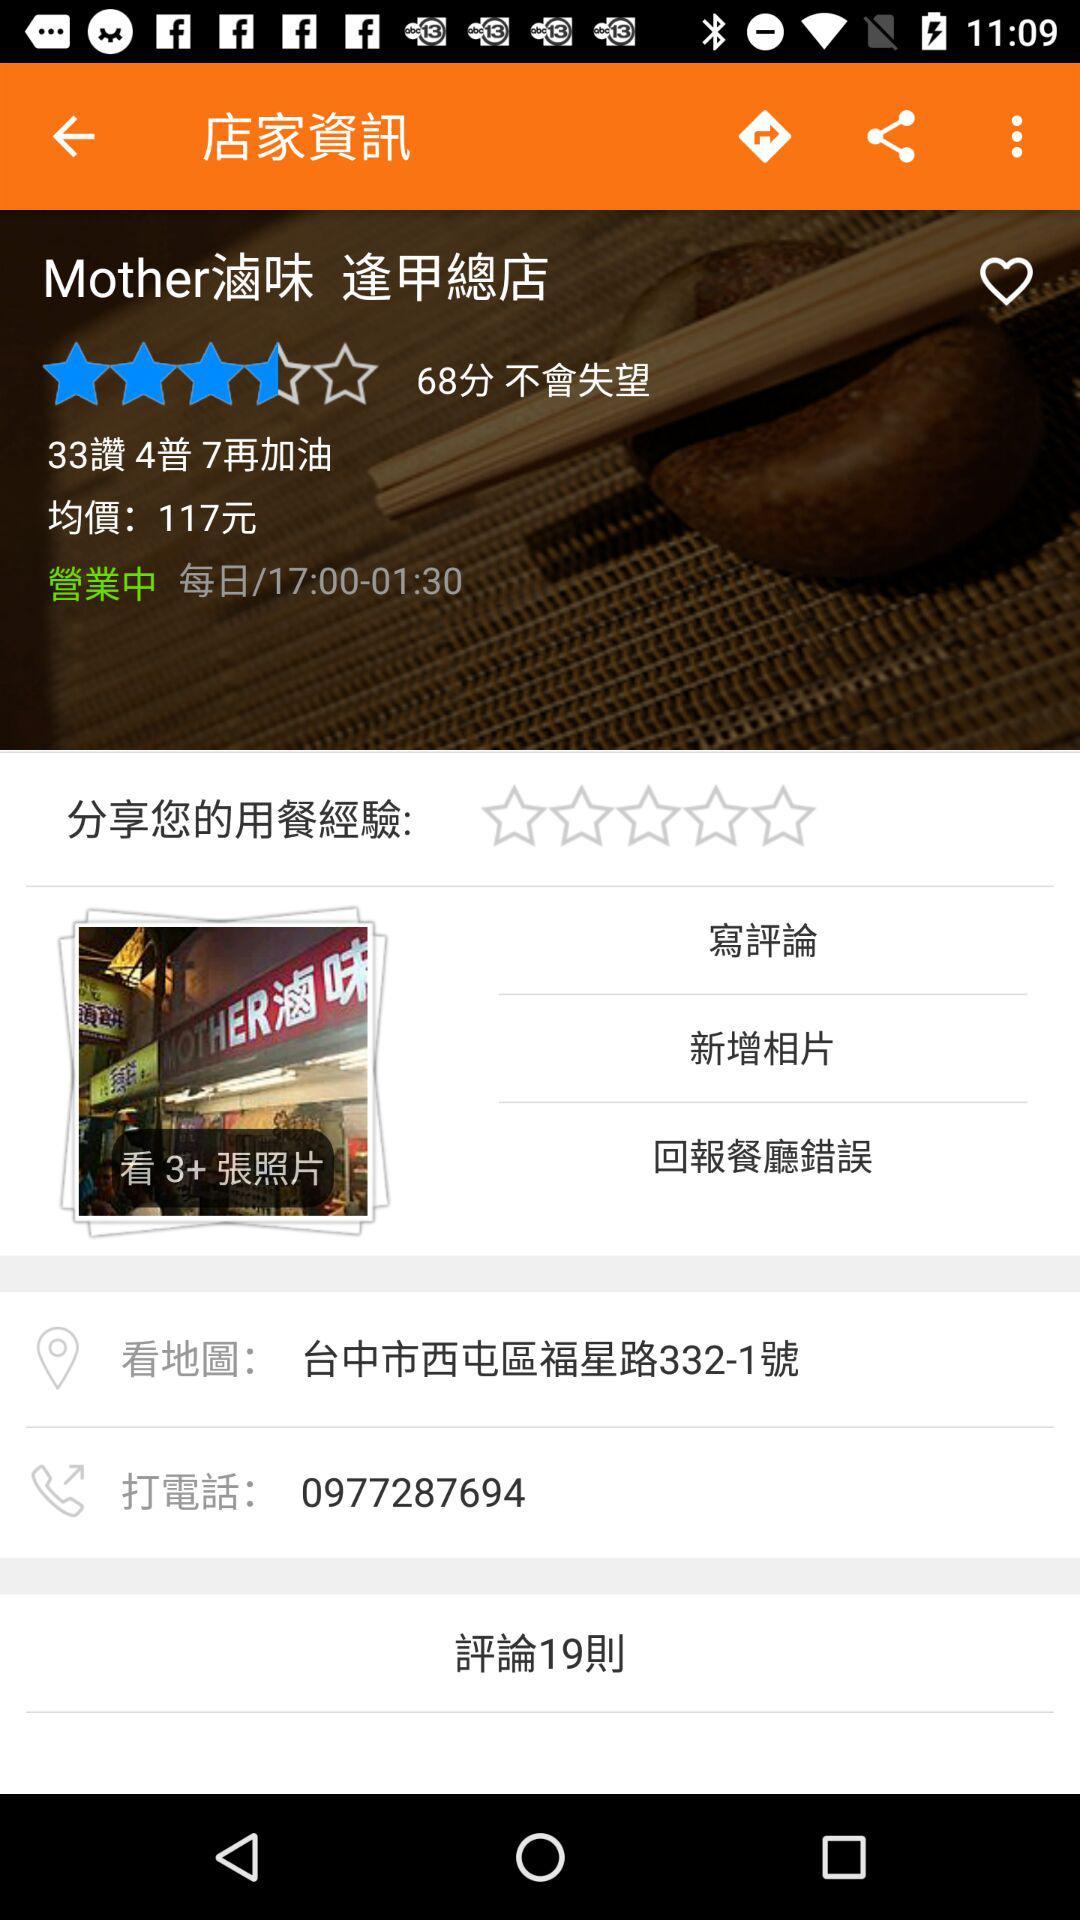  I want to click on the 3 vertical dots at the top right corner of the page, so click(1017, 136).